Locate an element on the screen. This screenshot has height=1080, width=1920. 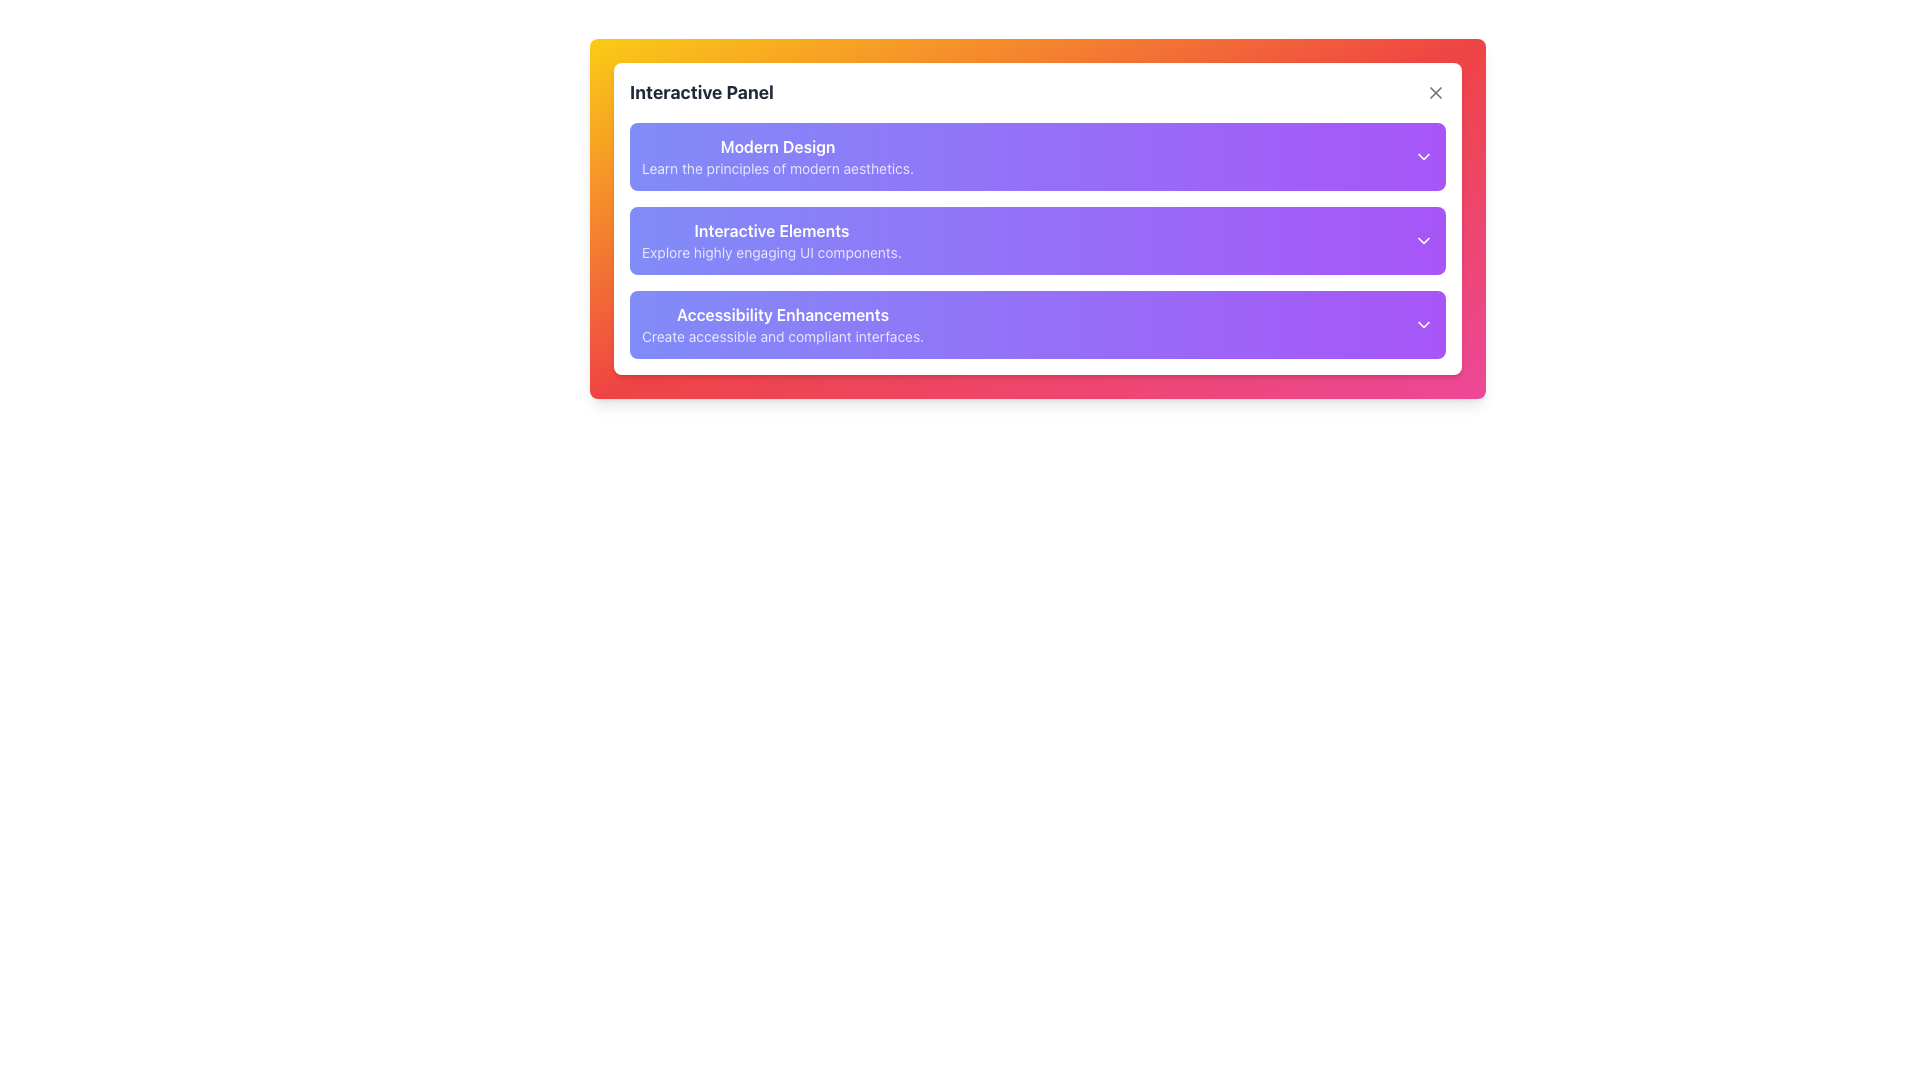
the first Text block in the vertical list of selectable options within the panel is located at coordinates (776, 156).